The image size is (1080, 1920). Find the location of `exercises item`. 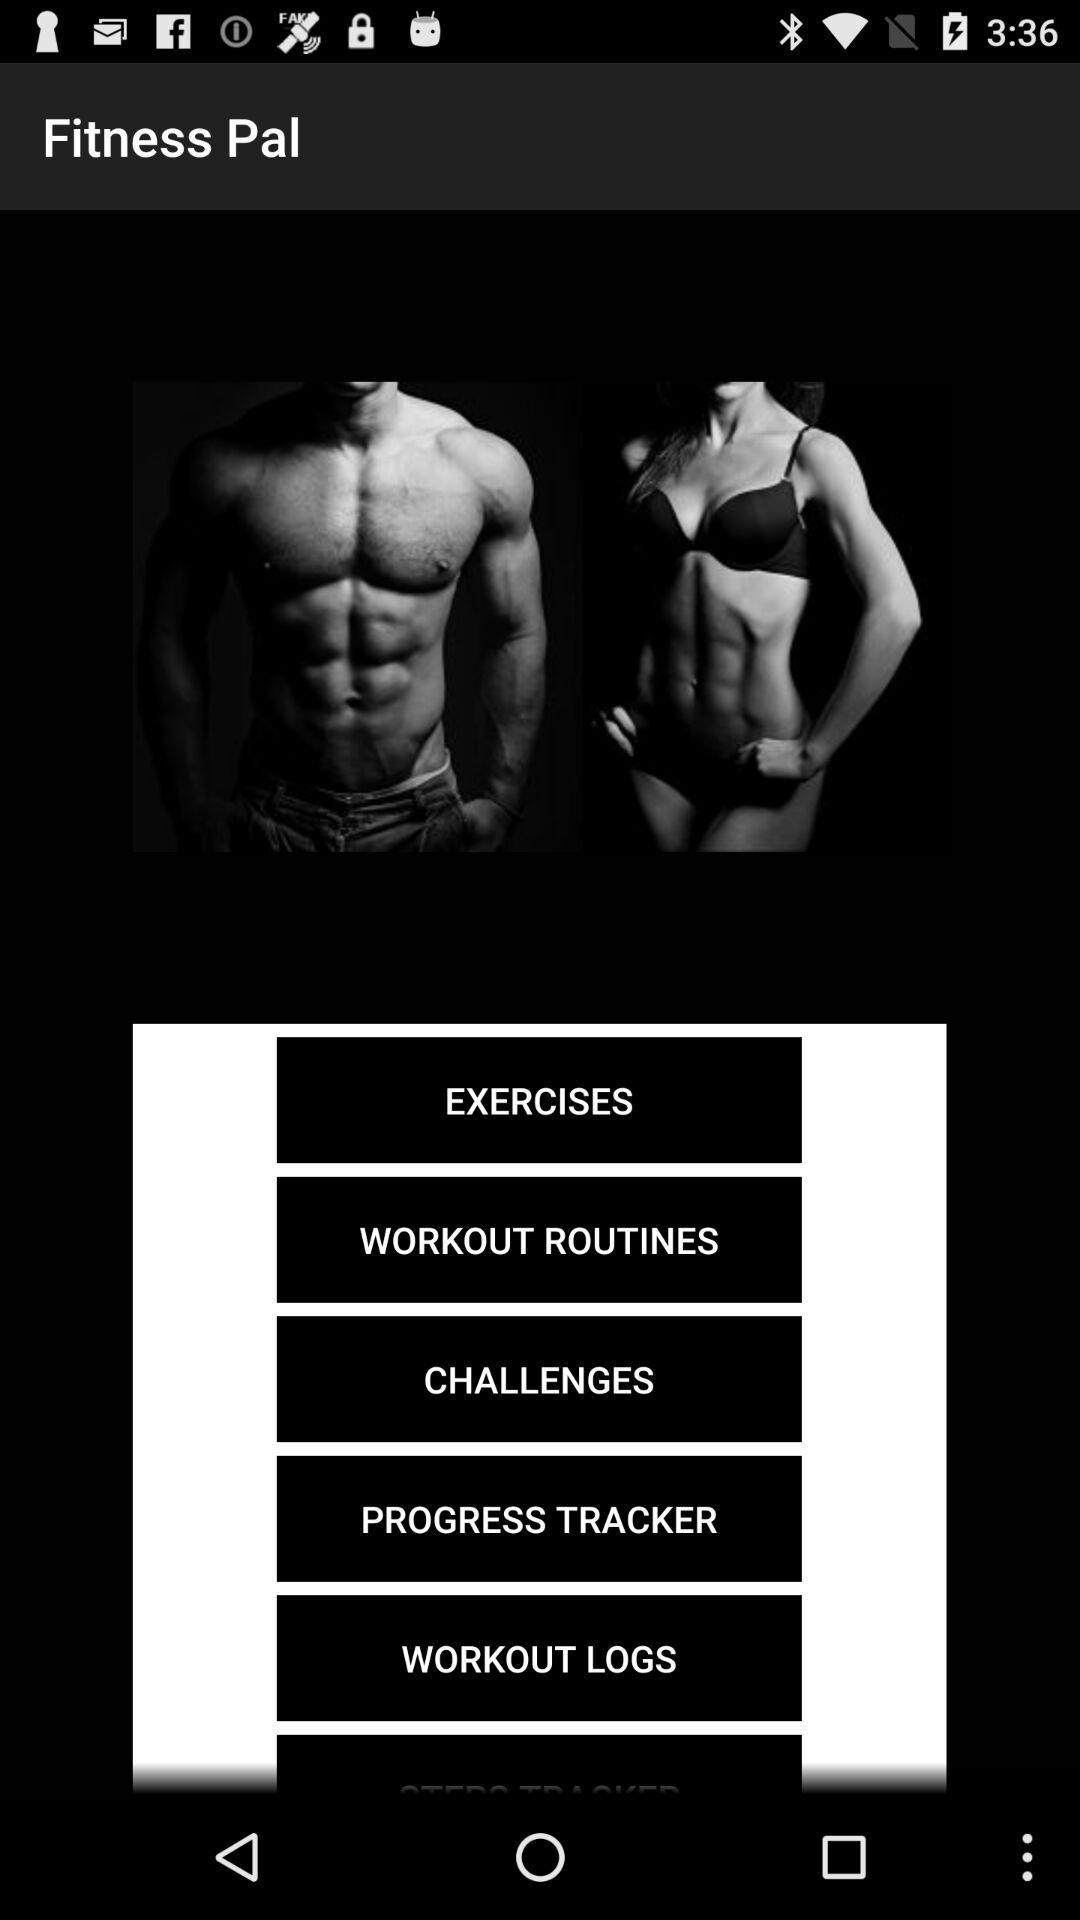

exercises item is located at coordinates (538, 1099).